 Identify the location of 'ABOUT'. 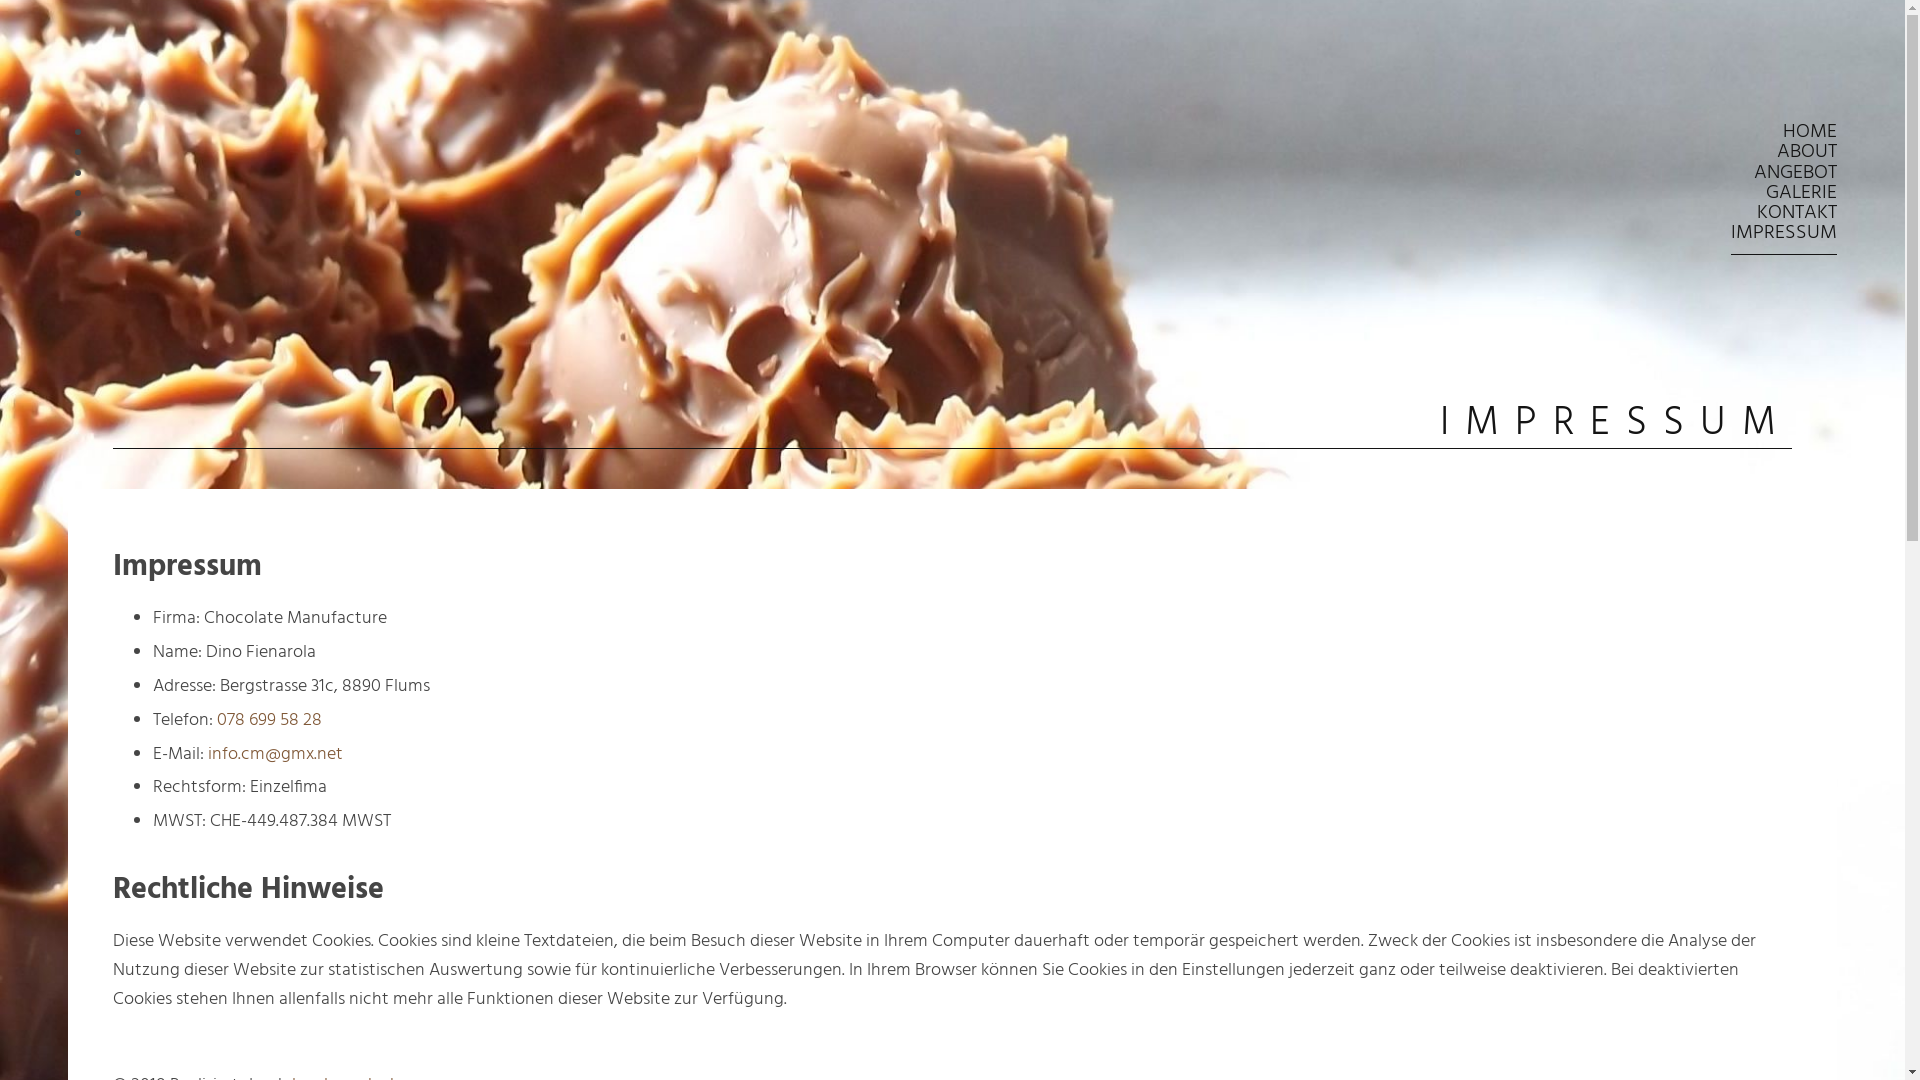
(1806, 151).